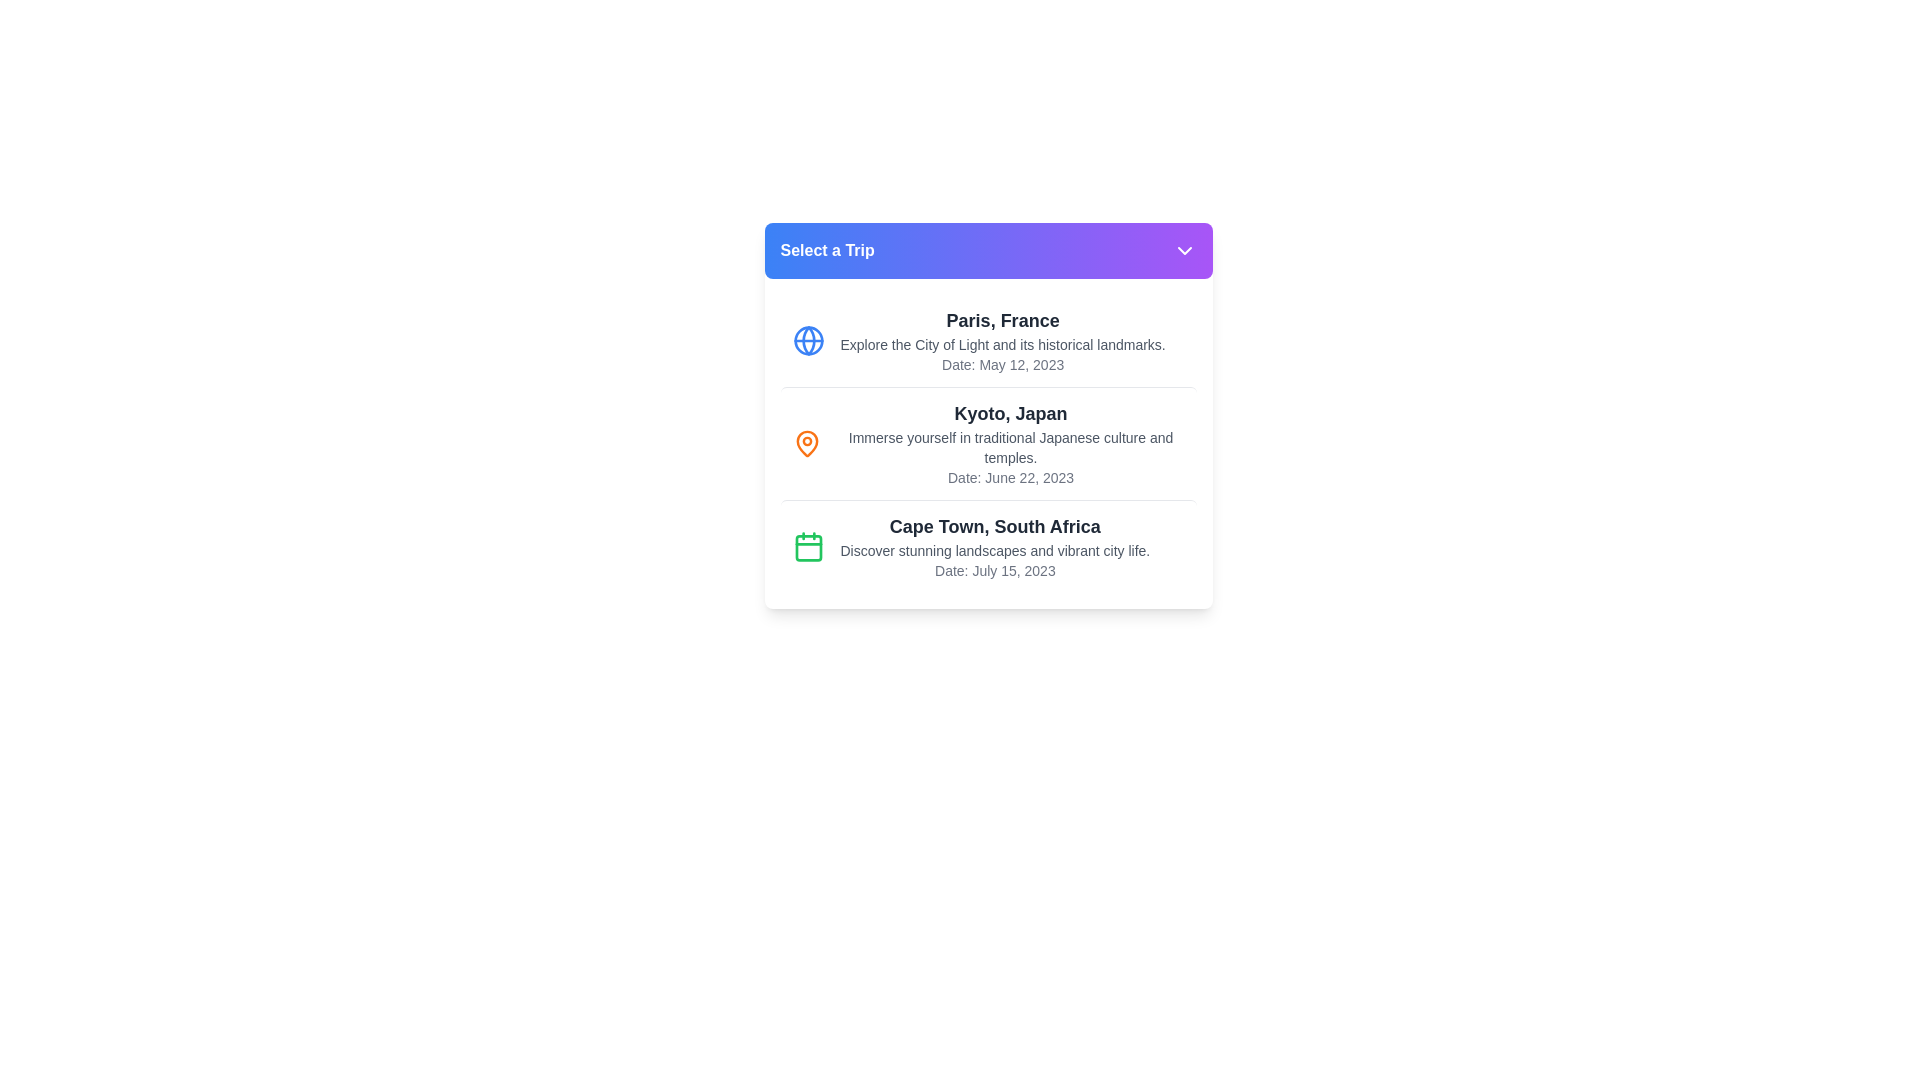 Image resolution: width=1920 pixels, height=1080 pixels. What do you see at coordinates (988, 339) in the screenshot?
I see `text from the InformationalCard for the trip option to Paris, which is the first card in the list located below the 'Select a Trip' header` at bounding box center [988, 339].